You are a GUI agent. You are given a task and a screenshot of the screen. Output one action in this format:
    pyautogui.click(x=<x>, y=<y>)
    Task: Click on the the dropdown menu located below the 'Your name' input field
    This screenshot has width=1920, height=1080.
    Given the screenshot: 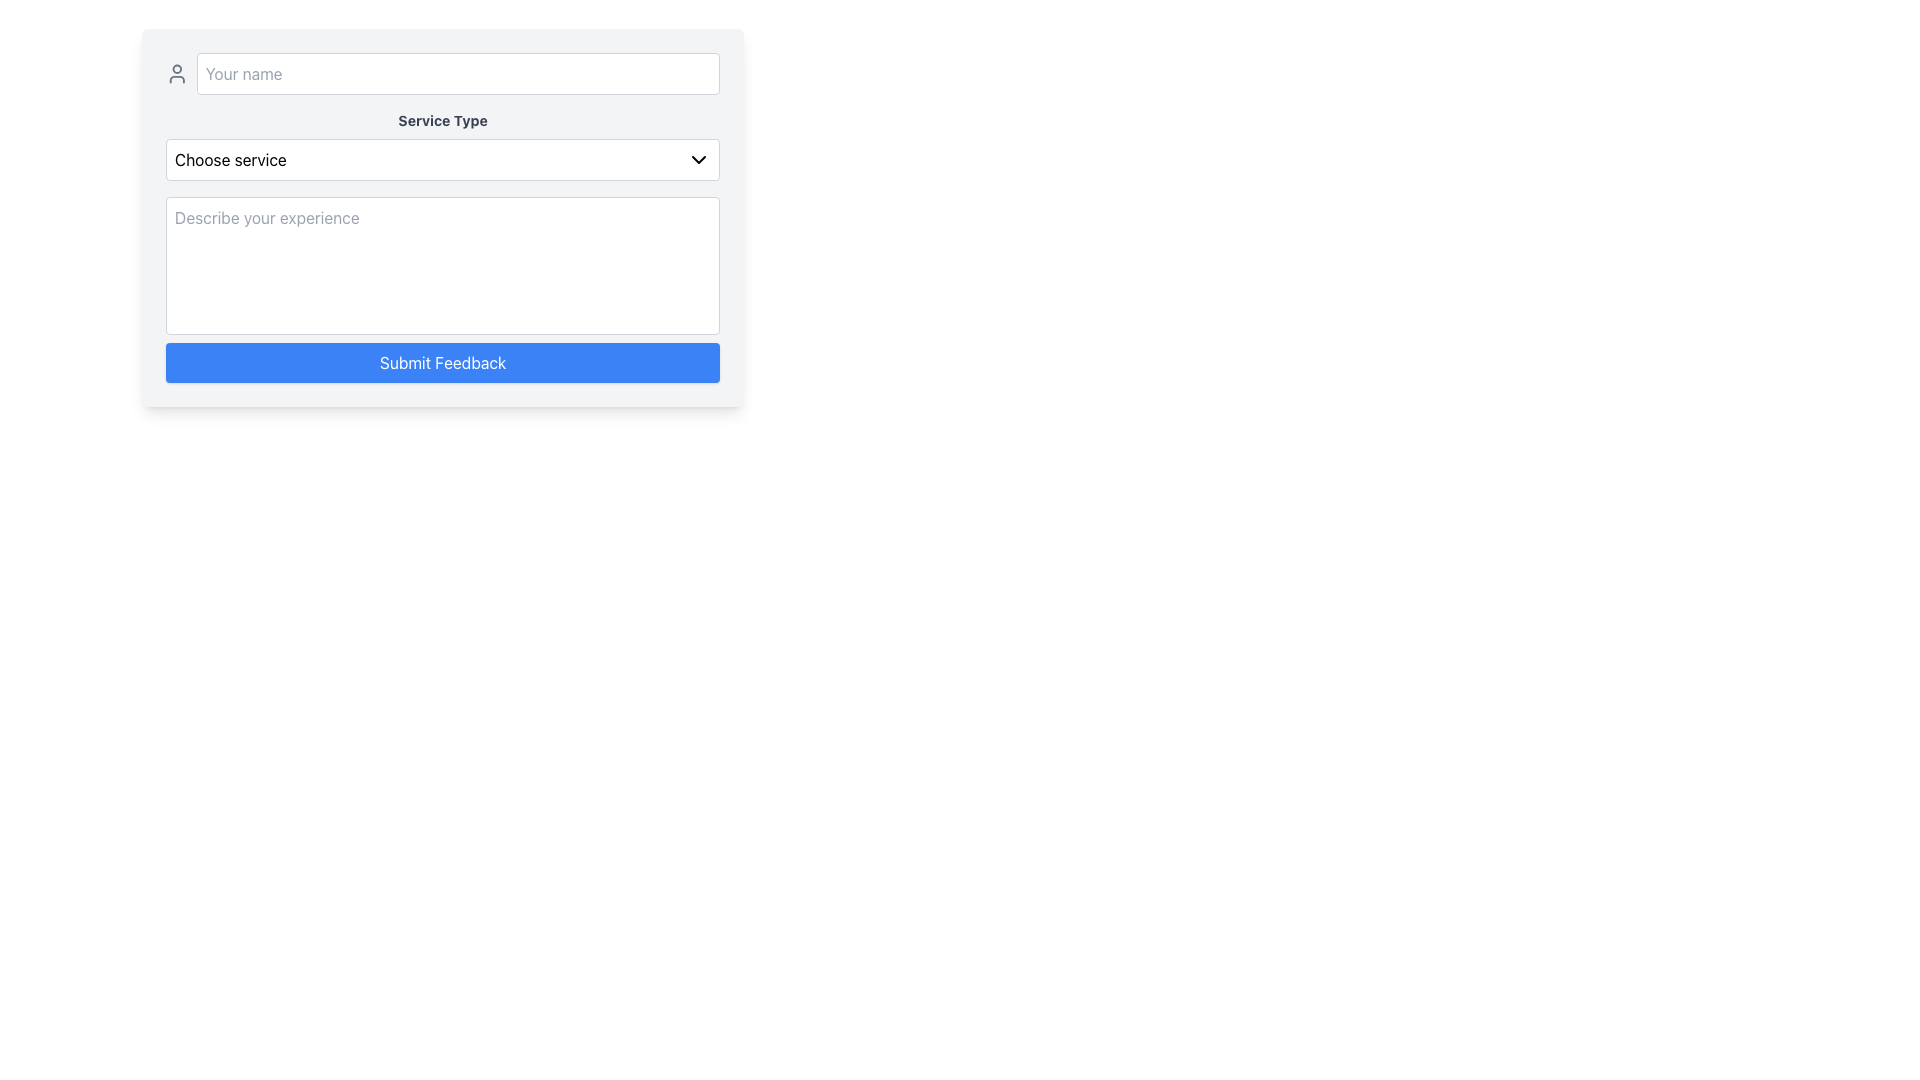 What is the action you would take?
    pyautogui.click(x=442, y=145)
    